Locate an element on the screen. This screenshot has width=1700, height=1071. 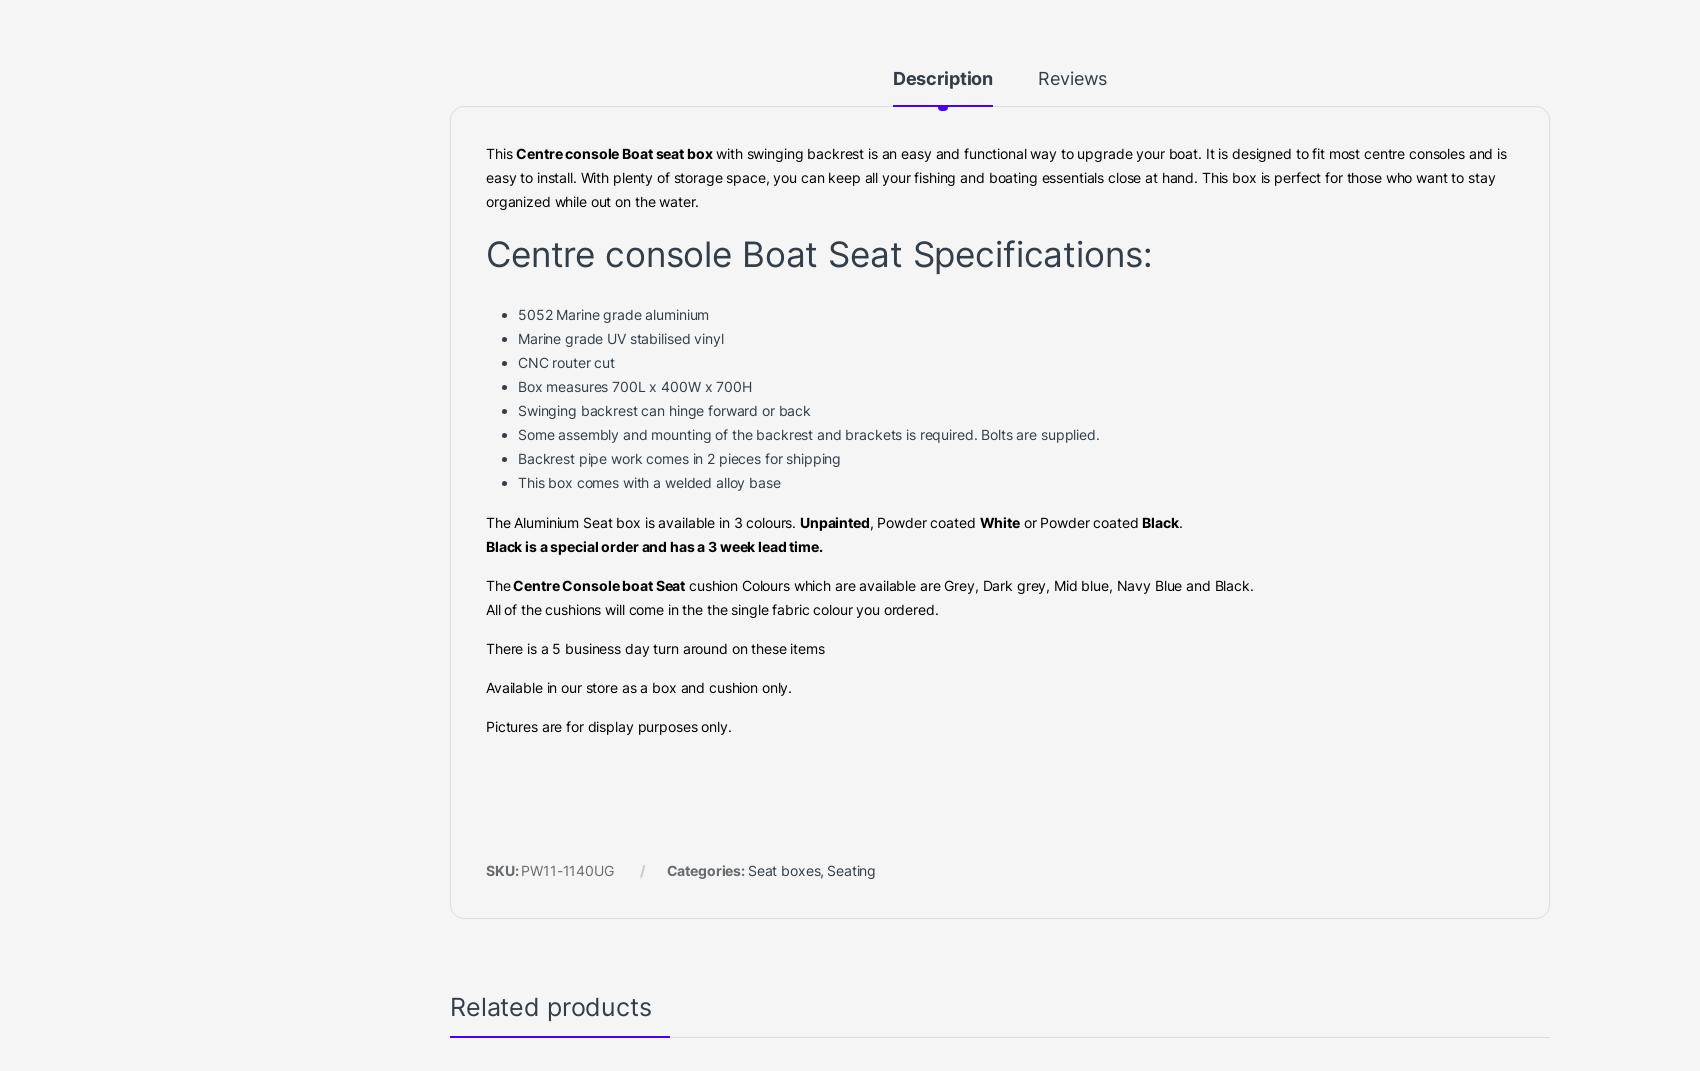
'Agnes Water, Queensland' is located at coordinates (140, 106).